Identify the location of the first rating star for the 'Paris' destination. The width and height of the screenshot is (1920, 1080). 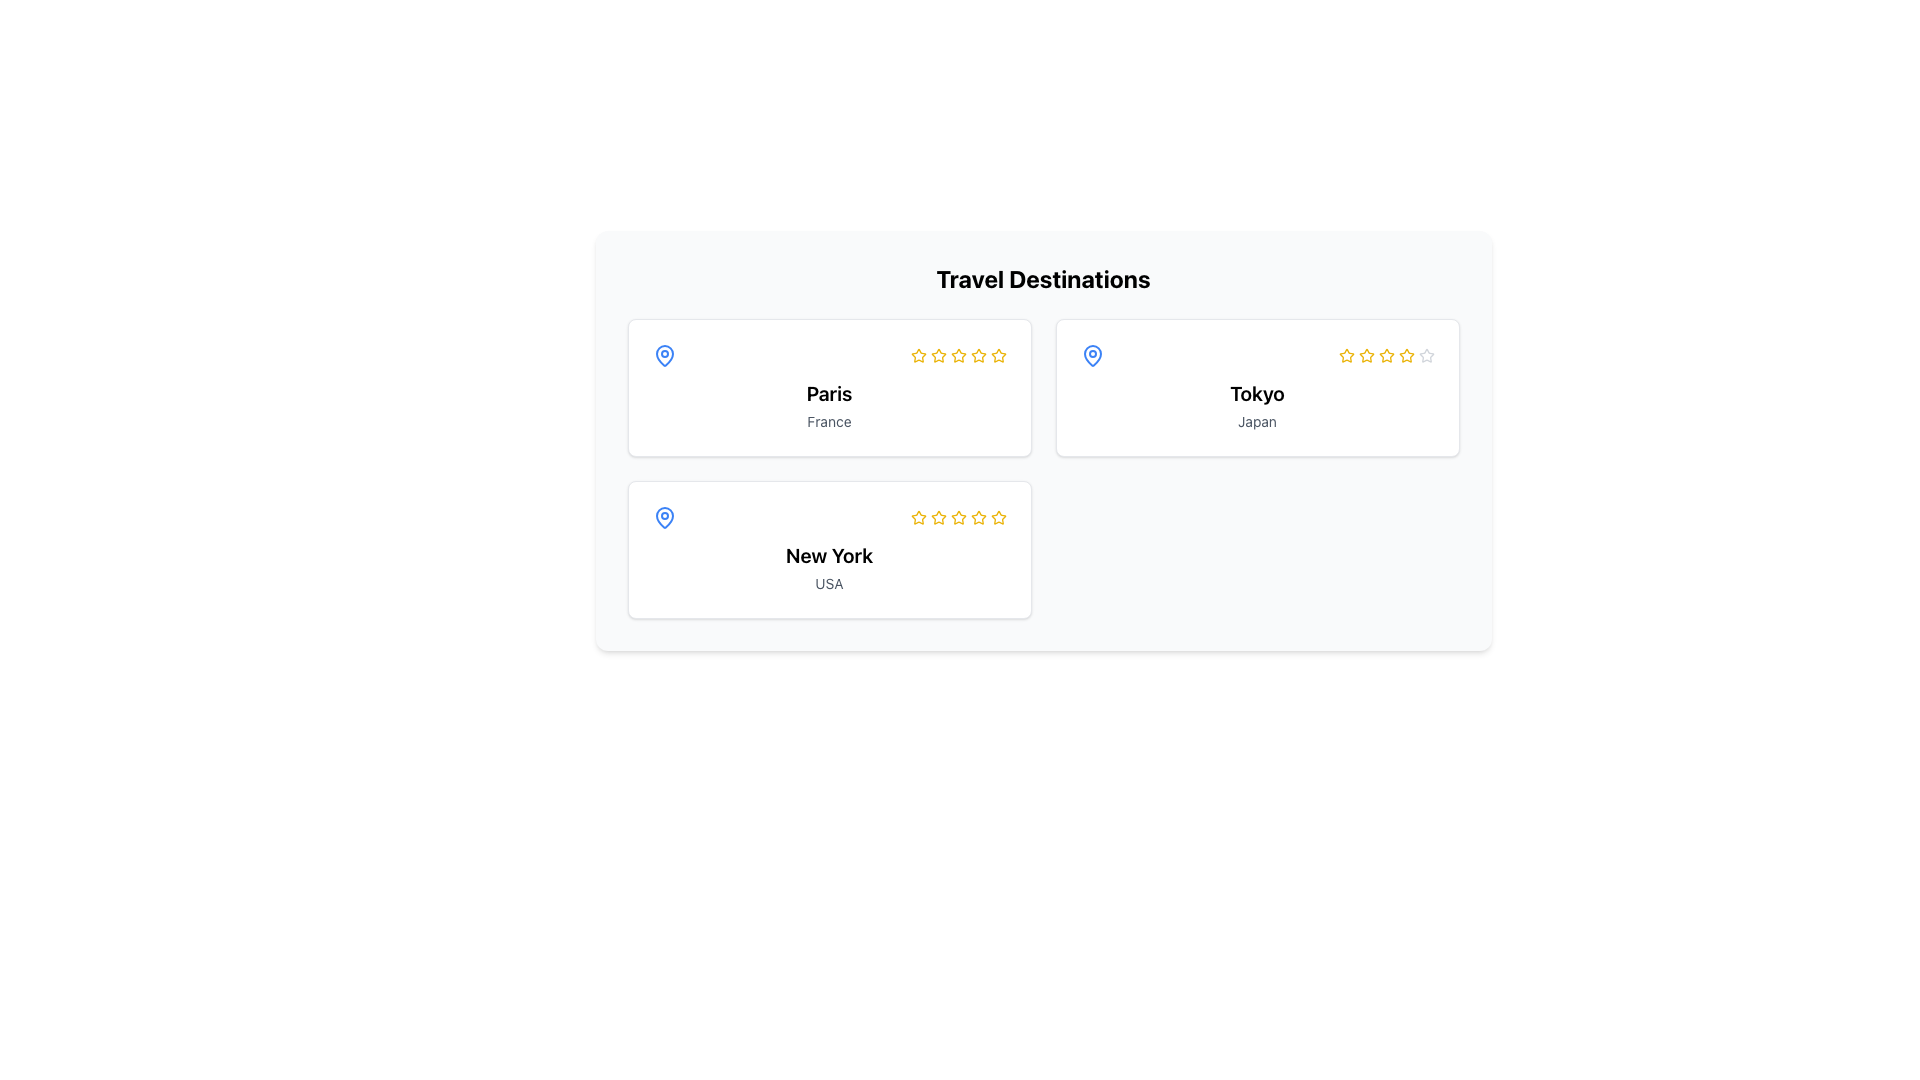
(917, 354).